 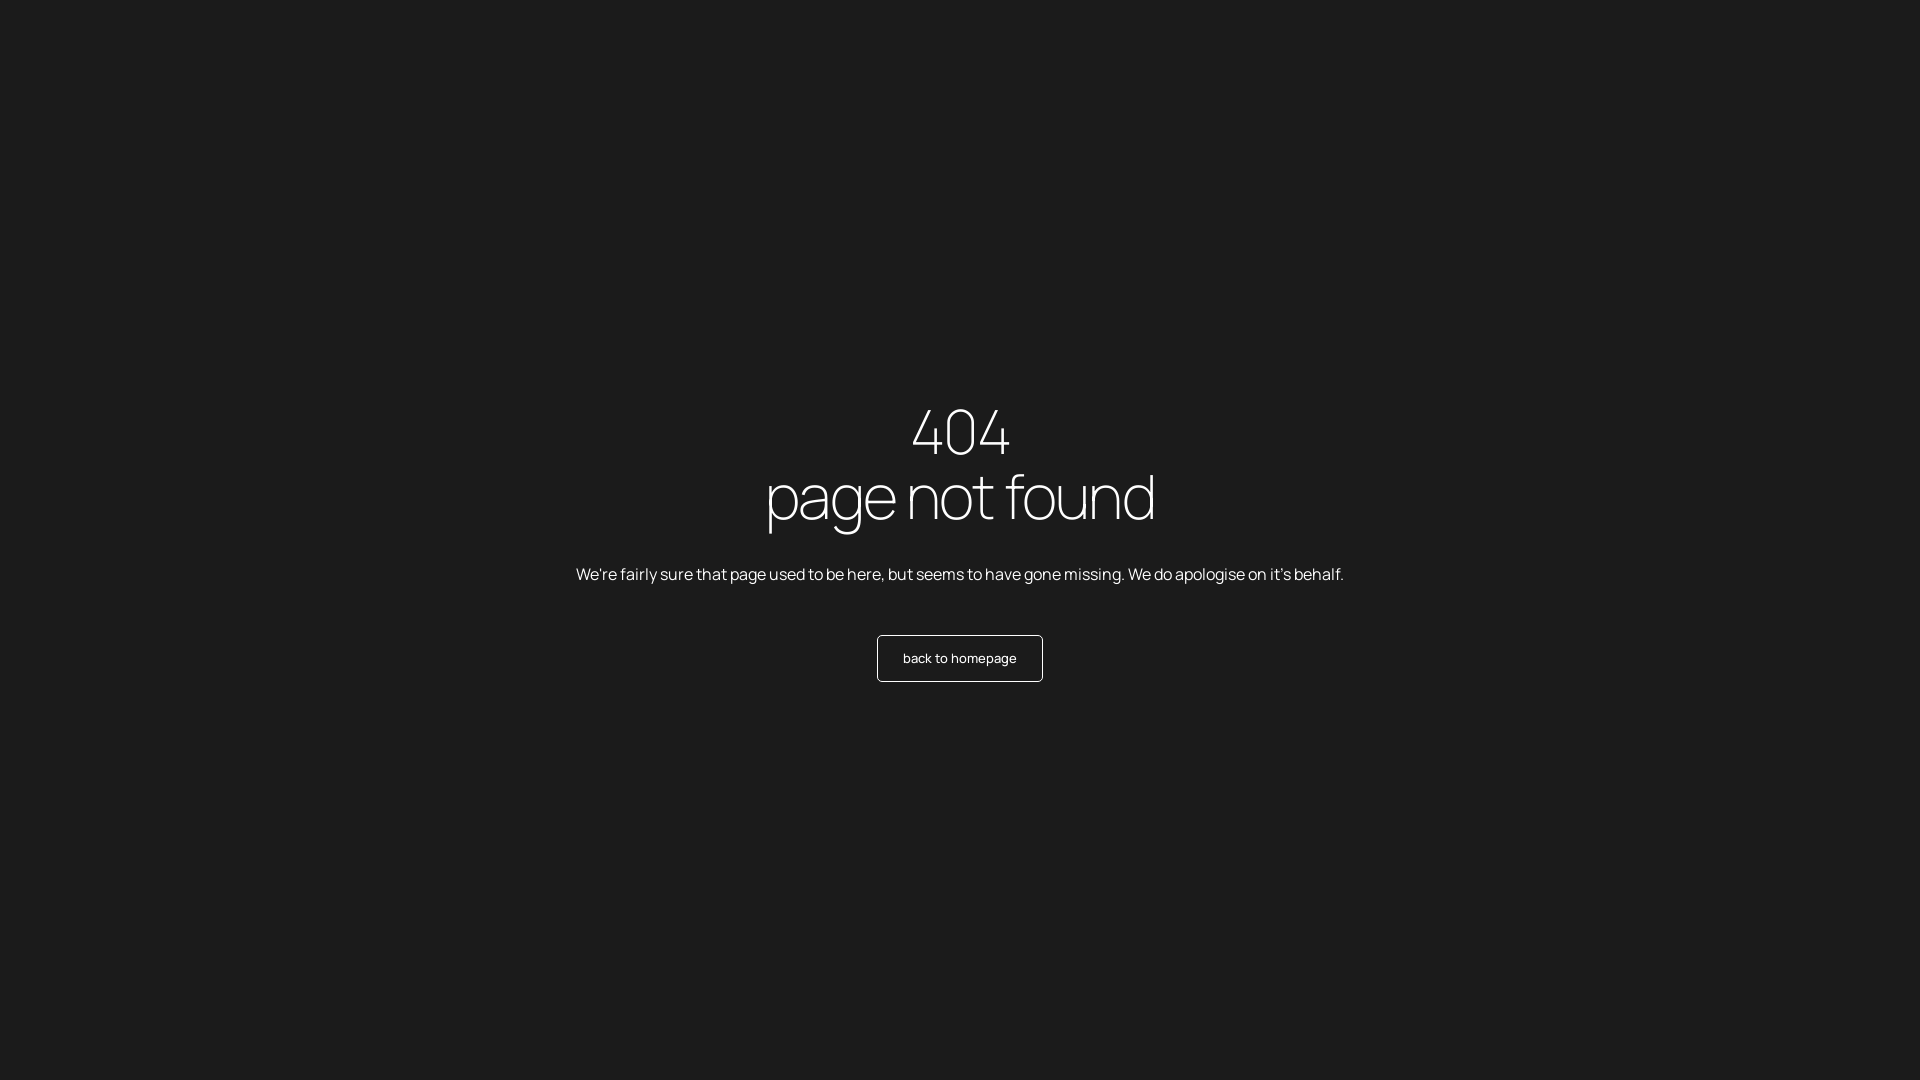 What do you see at coordinates (960, 658) in the screenshot?
I see `'back to homepage'` at bounding box center [960, 658].